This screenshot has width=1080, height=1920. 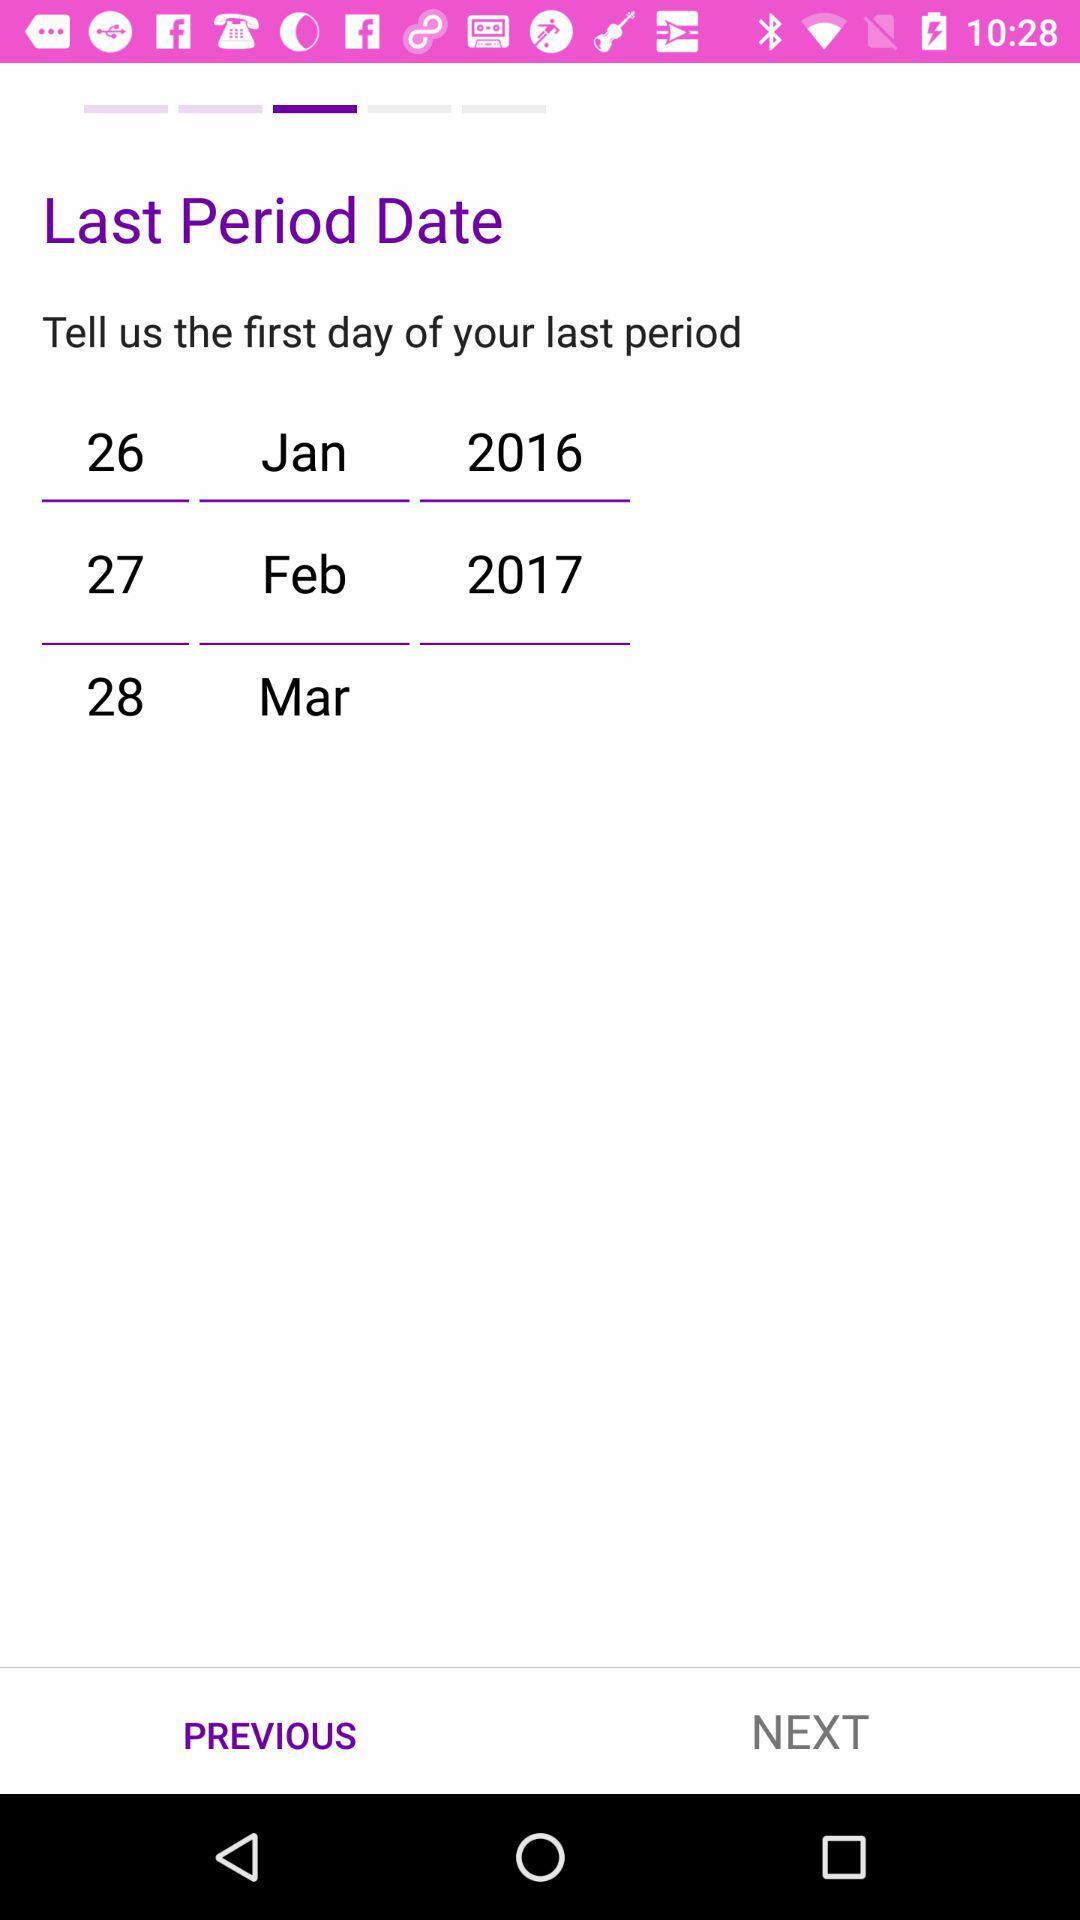 What do you see at coordinates (810, 1730) in the screenshot?
I see `the next item` at bounding box center [810, 1730].